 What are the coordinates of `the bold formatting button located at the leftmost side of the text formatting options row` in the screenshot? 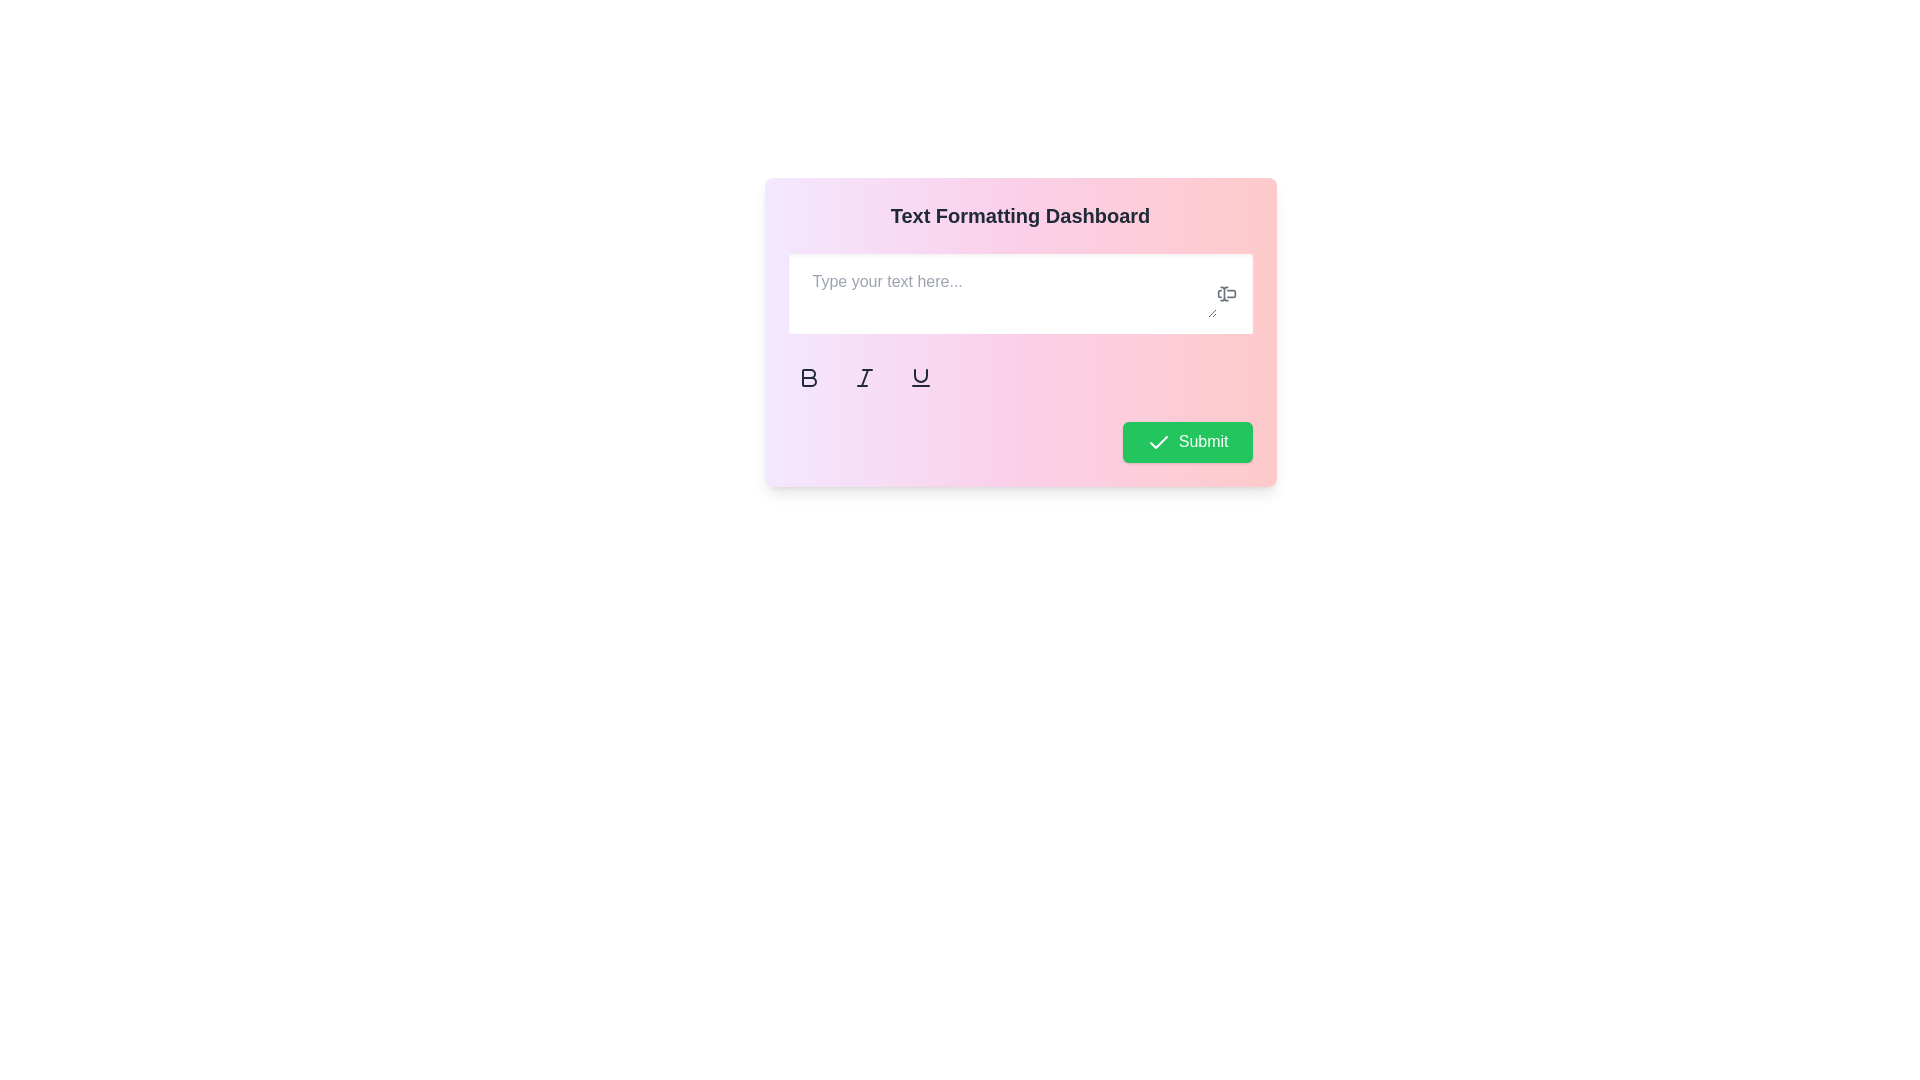 It's located at (808, 378).